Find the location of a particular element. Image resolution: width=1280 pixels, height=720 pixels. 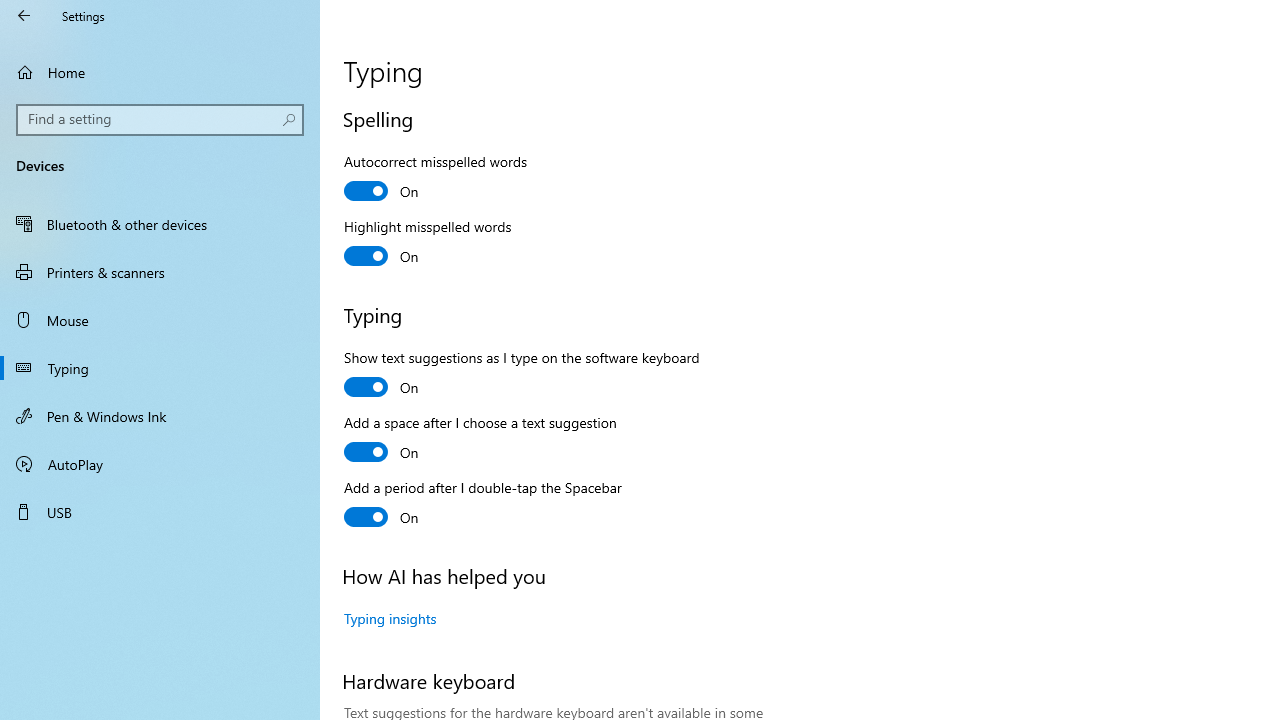

'Highlight misspelled words' is located at coordinates (427, 243).